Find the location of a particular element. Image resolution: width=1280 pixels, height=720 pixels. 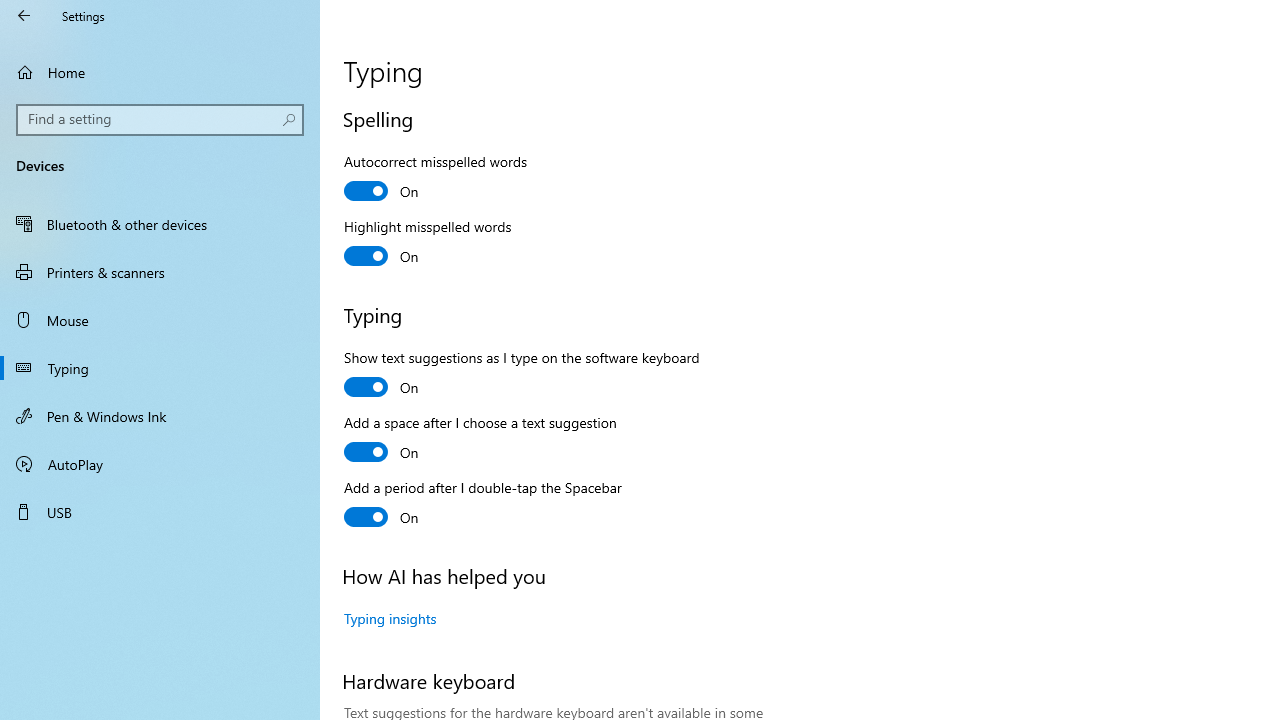

'Highlight misspelled words' is located at coordinates (427, 243).